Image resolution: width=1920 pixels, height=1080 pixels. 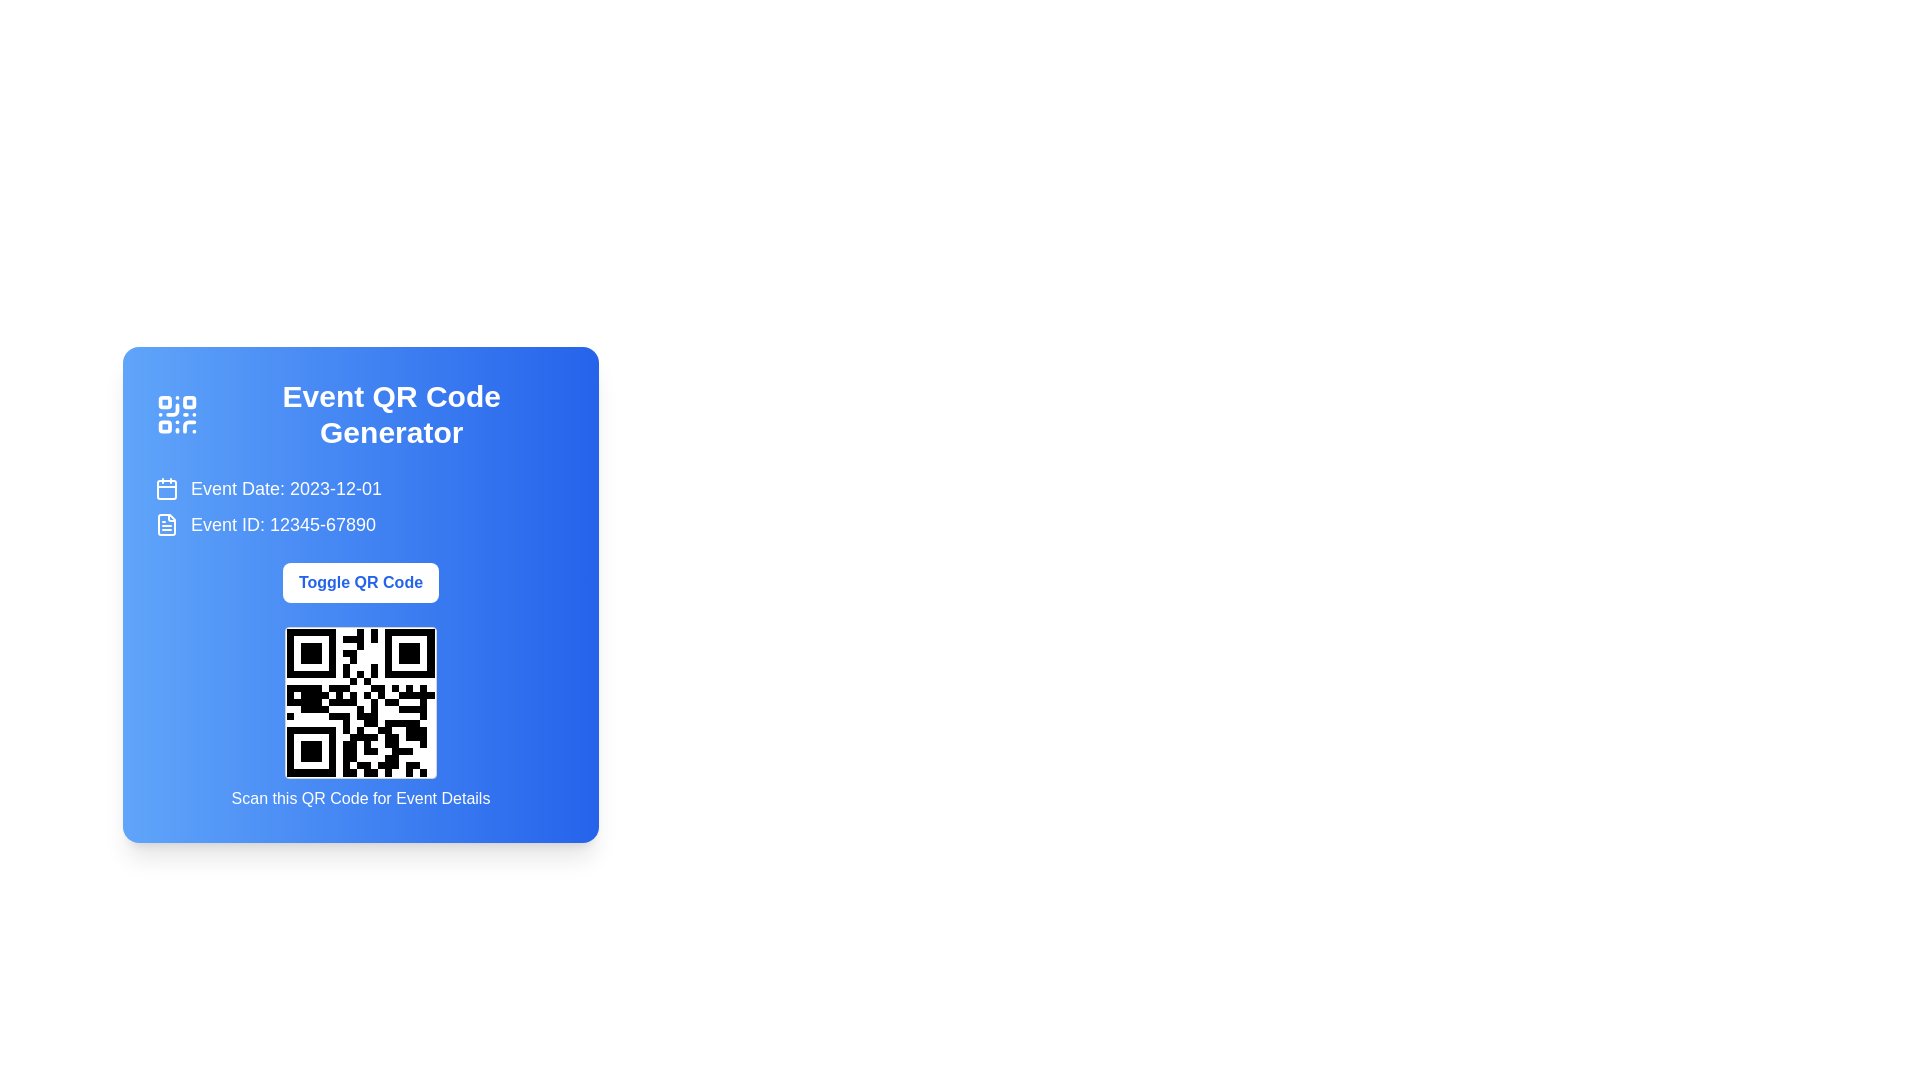 What do you see at coordinates (282, 523) in the screenshot?
I see `the text label displaying 'Event ID: 12345-67890' which is in a bold, large font on a light blue background, located below the event date and to the right of a document icon` at bounding box center [282, 523].